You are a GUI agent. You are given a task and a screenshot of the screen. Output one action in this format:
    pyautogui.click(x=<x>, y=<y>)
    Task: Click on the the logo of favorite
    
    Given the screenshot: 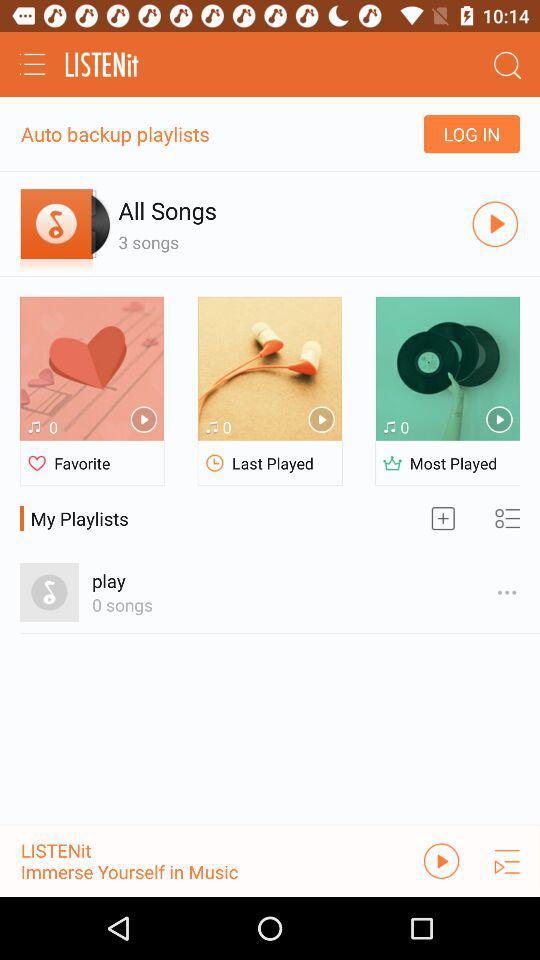 What is the action you would take?
    pyautogui.click(x=37, y=463)
    